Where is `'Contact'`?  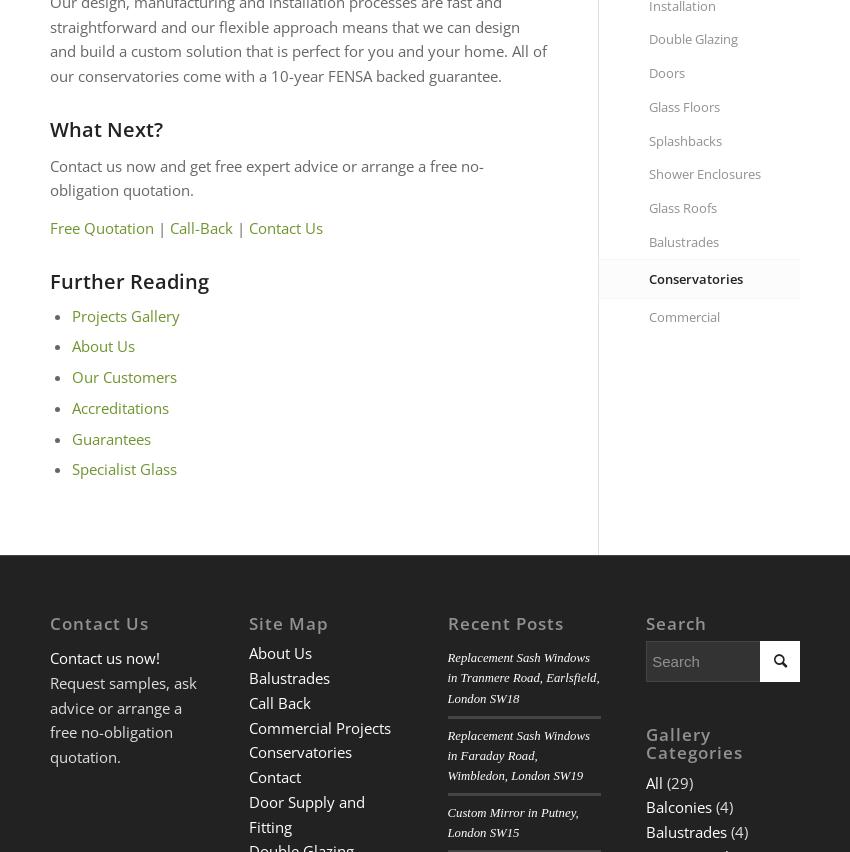 'Contact' is located at coordinates (273, 777).